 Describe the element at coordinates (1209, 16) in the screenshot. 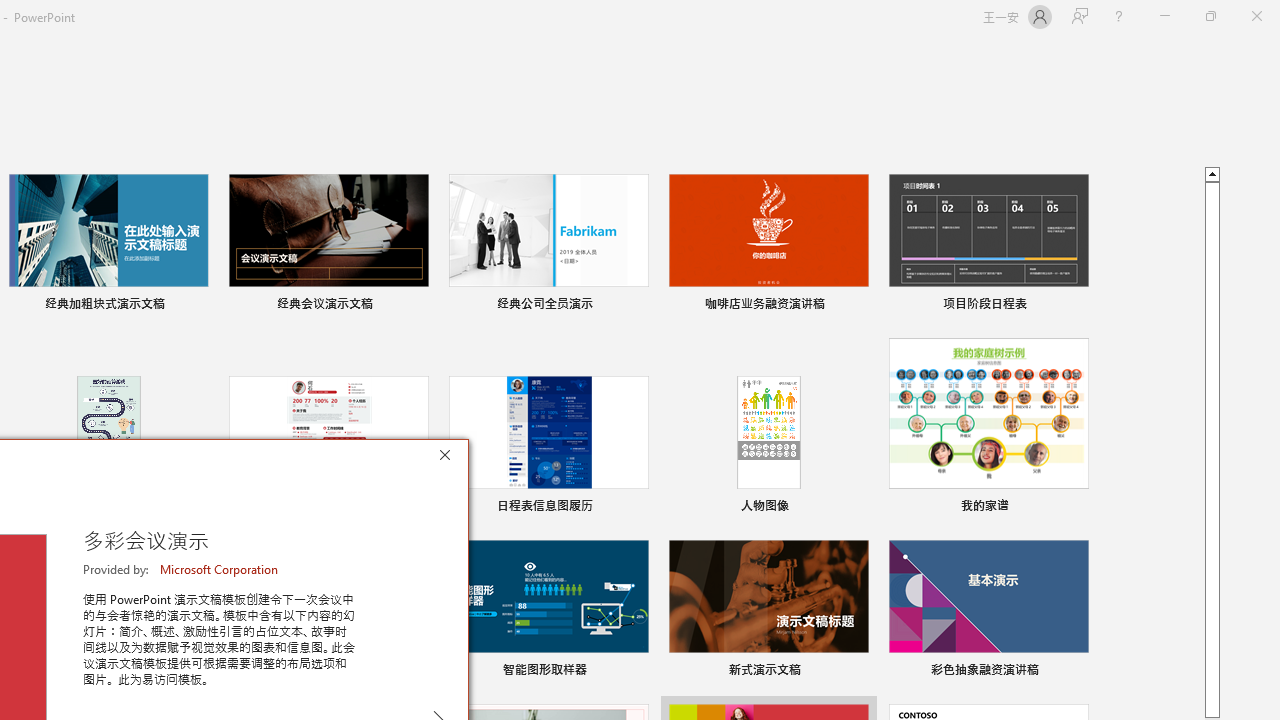

I see `'Restore Down'` at that location.